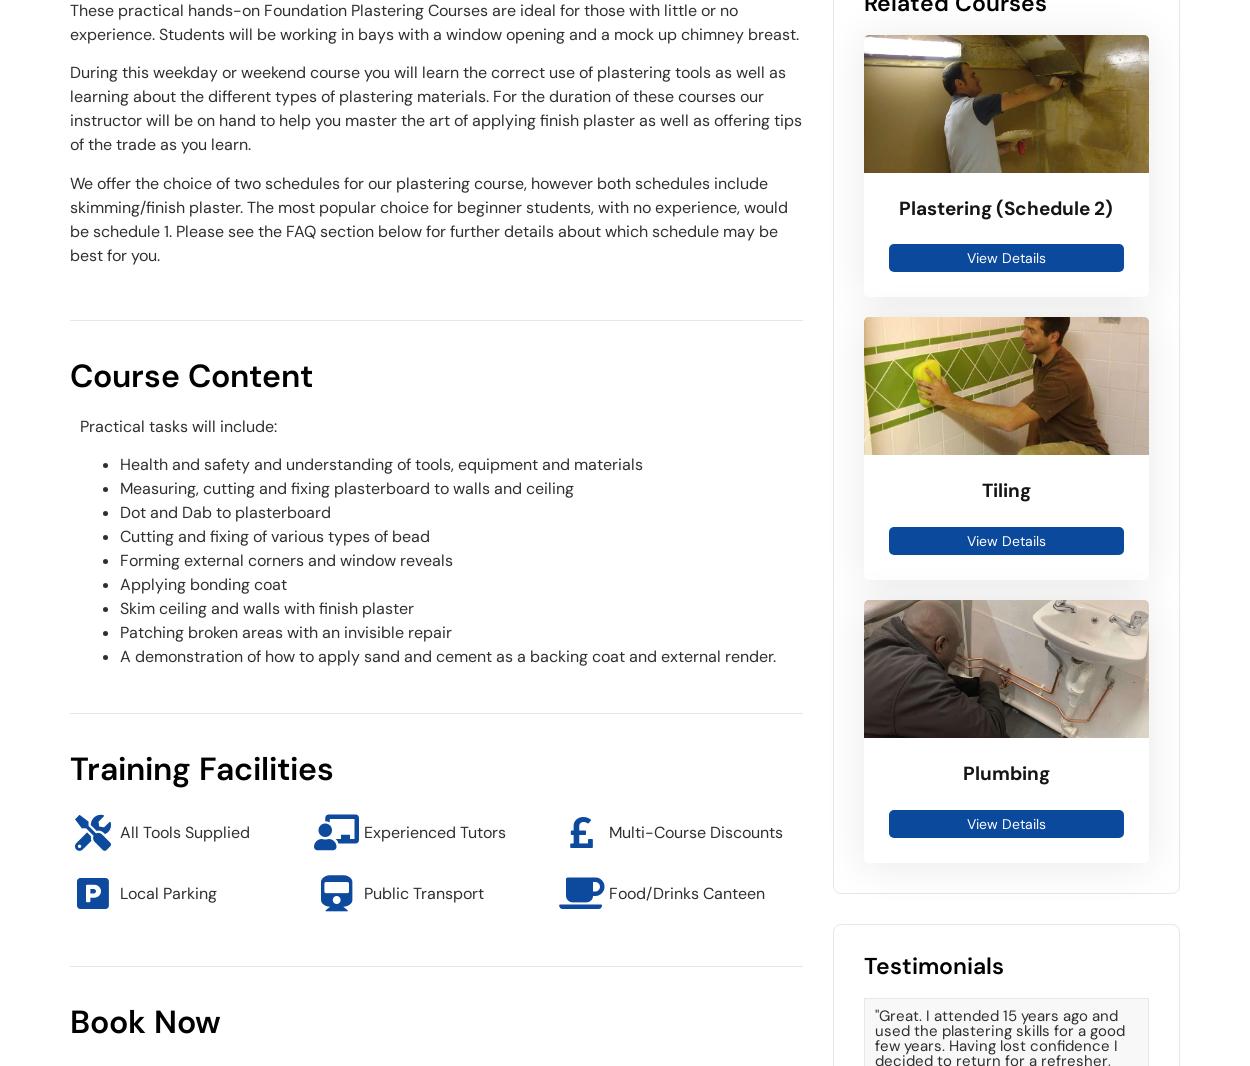  I want to click on 'Multi-Course Discounts', so click(694, 832).